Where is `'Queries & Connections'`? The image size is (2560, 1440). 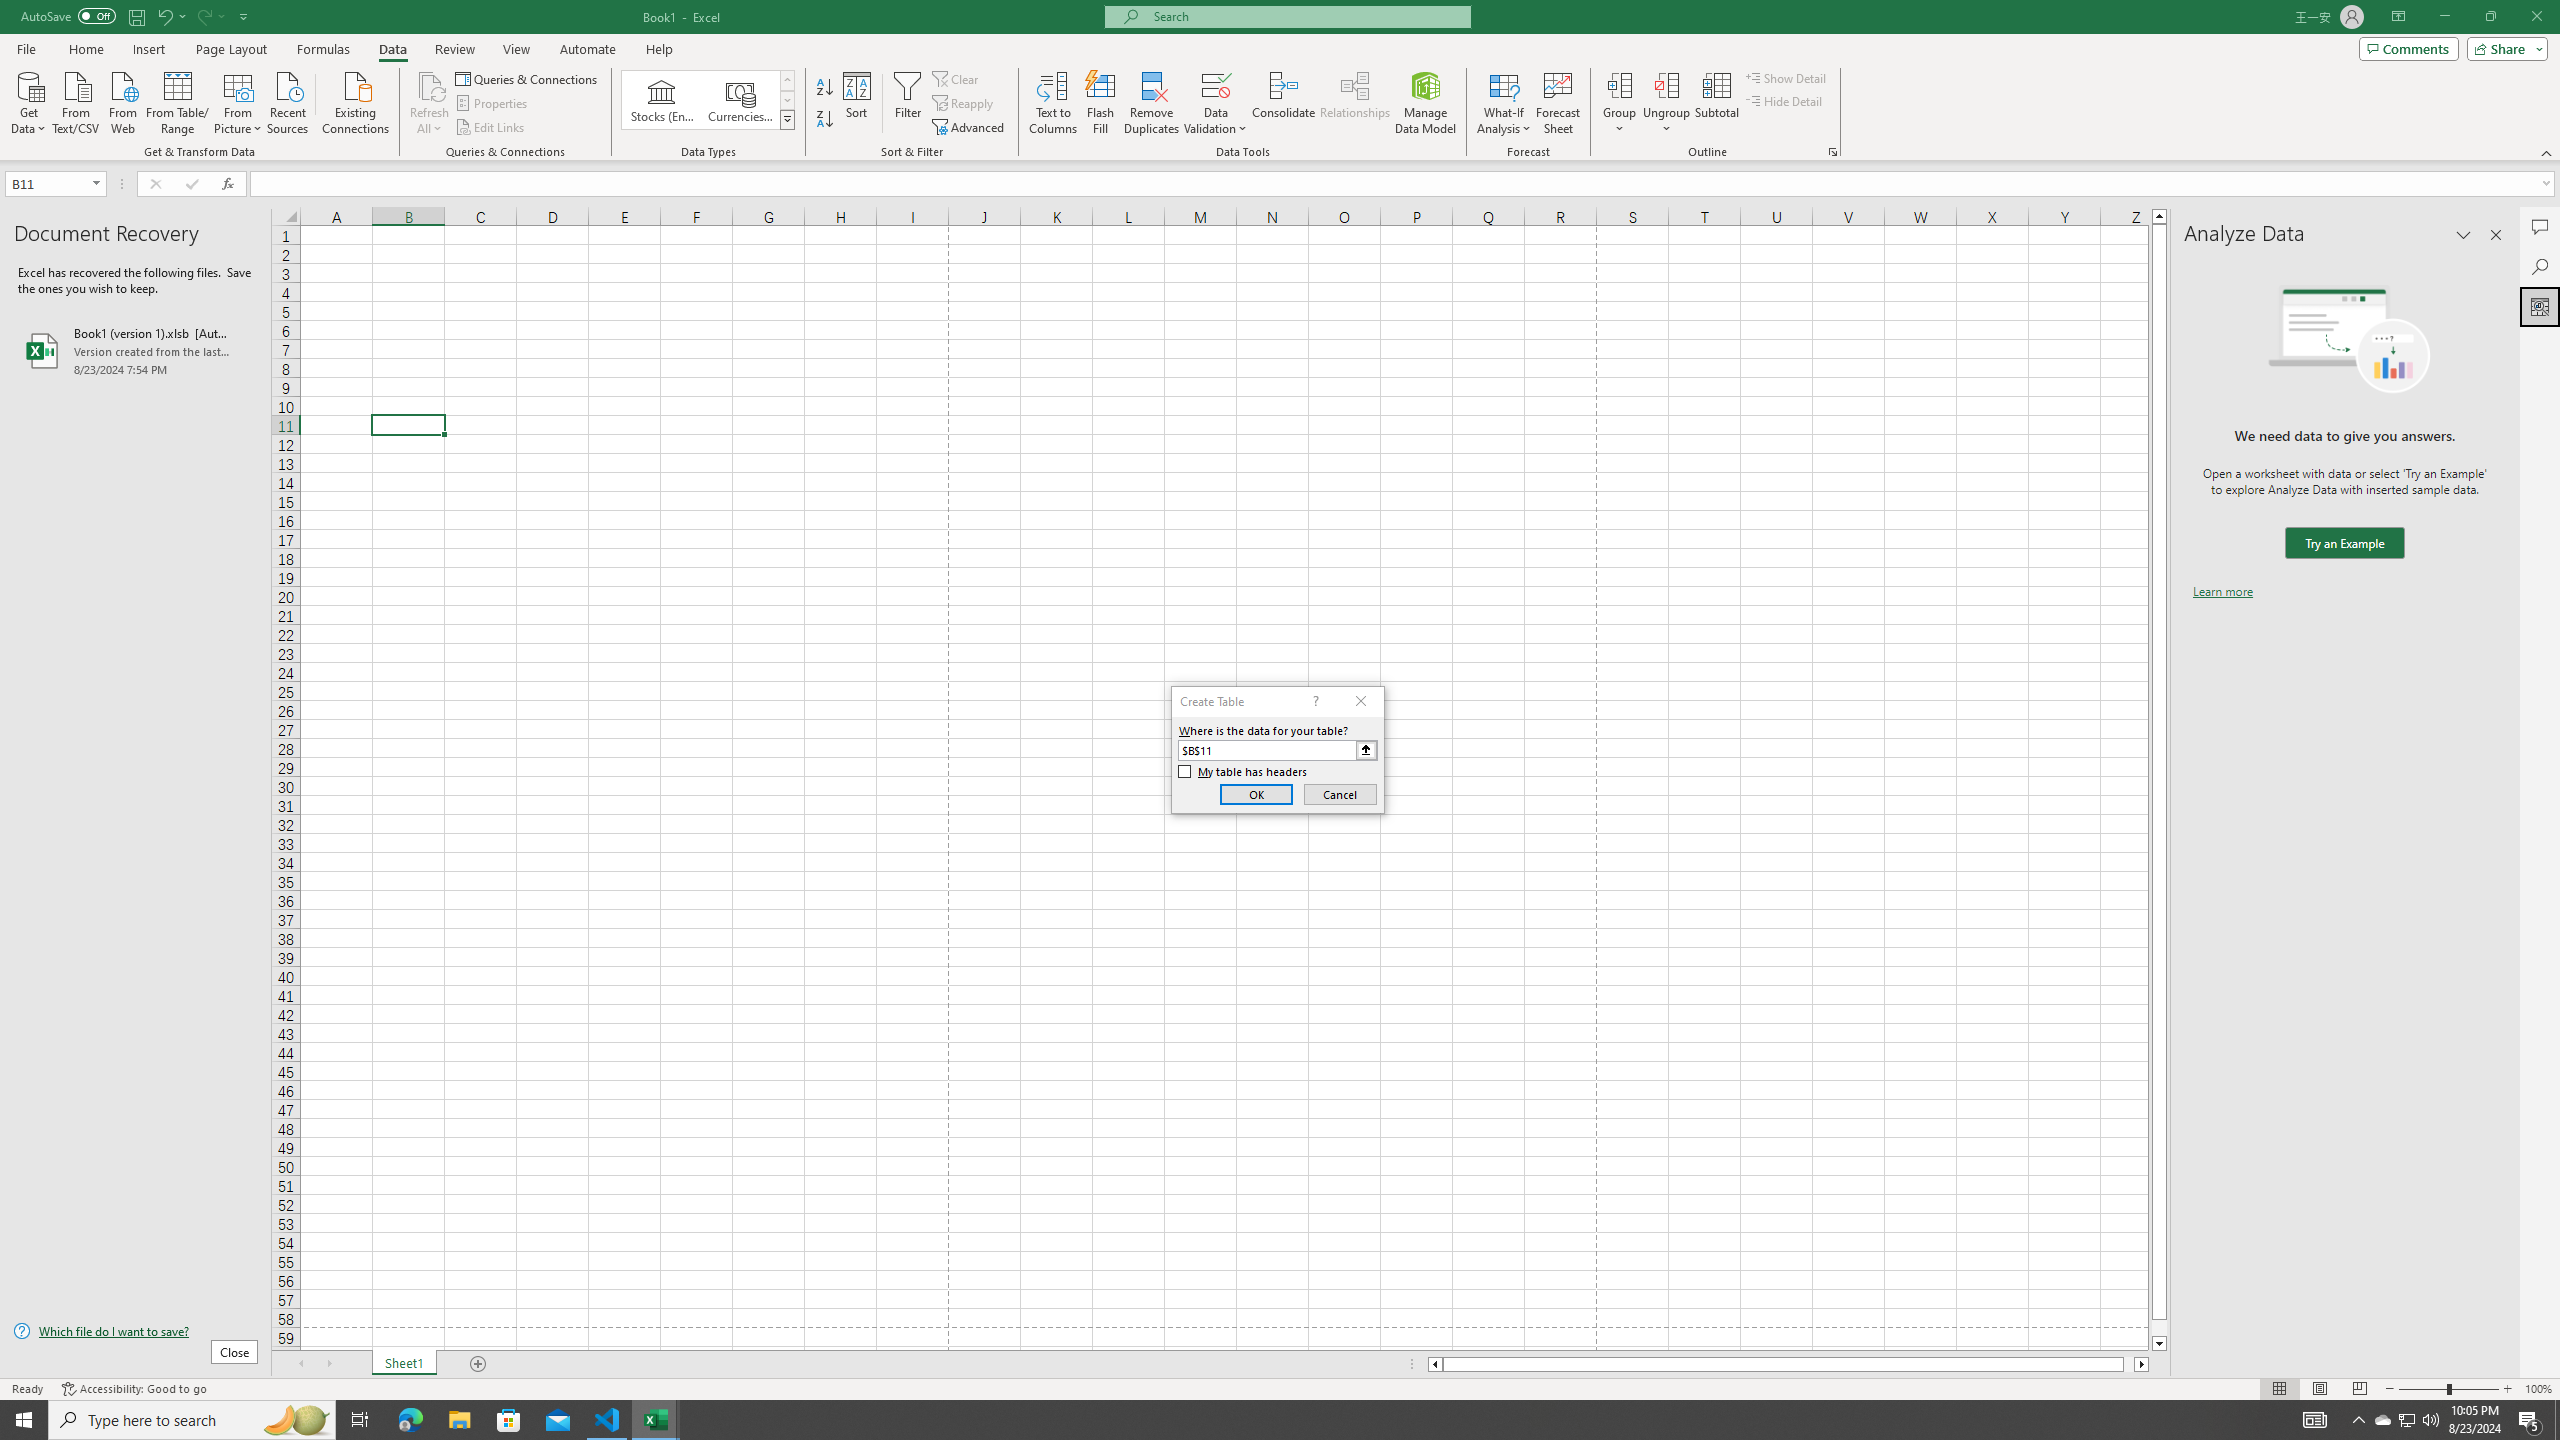
'Queries & Connections' is located at coordinates (527, 78).